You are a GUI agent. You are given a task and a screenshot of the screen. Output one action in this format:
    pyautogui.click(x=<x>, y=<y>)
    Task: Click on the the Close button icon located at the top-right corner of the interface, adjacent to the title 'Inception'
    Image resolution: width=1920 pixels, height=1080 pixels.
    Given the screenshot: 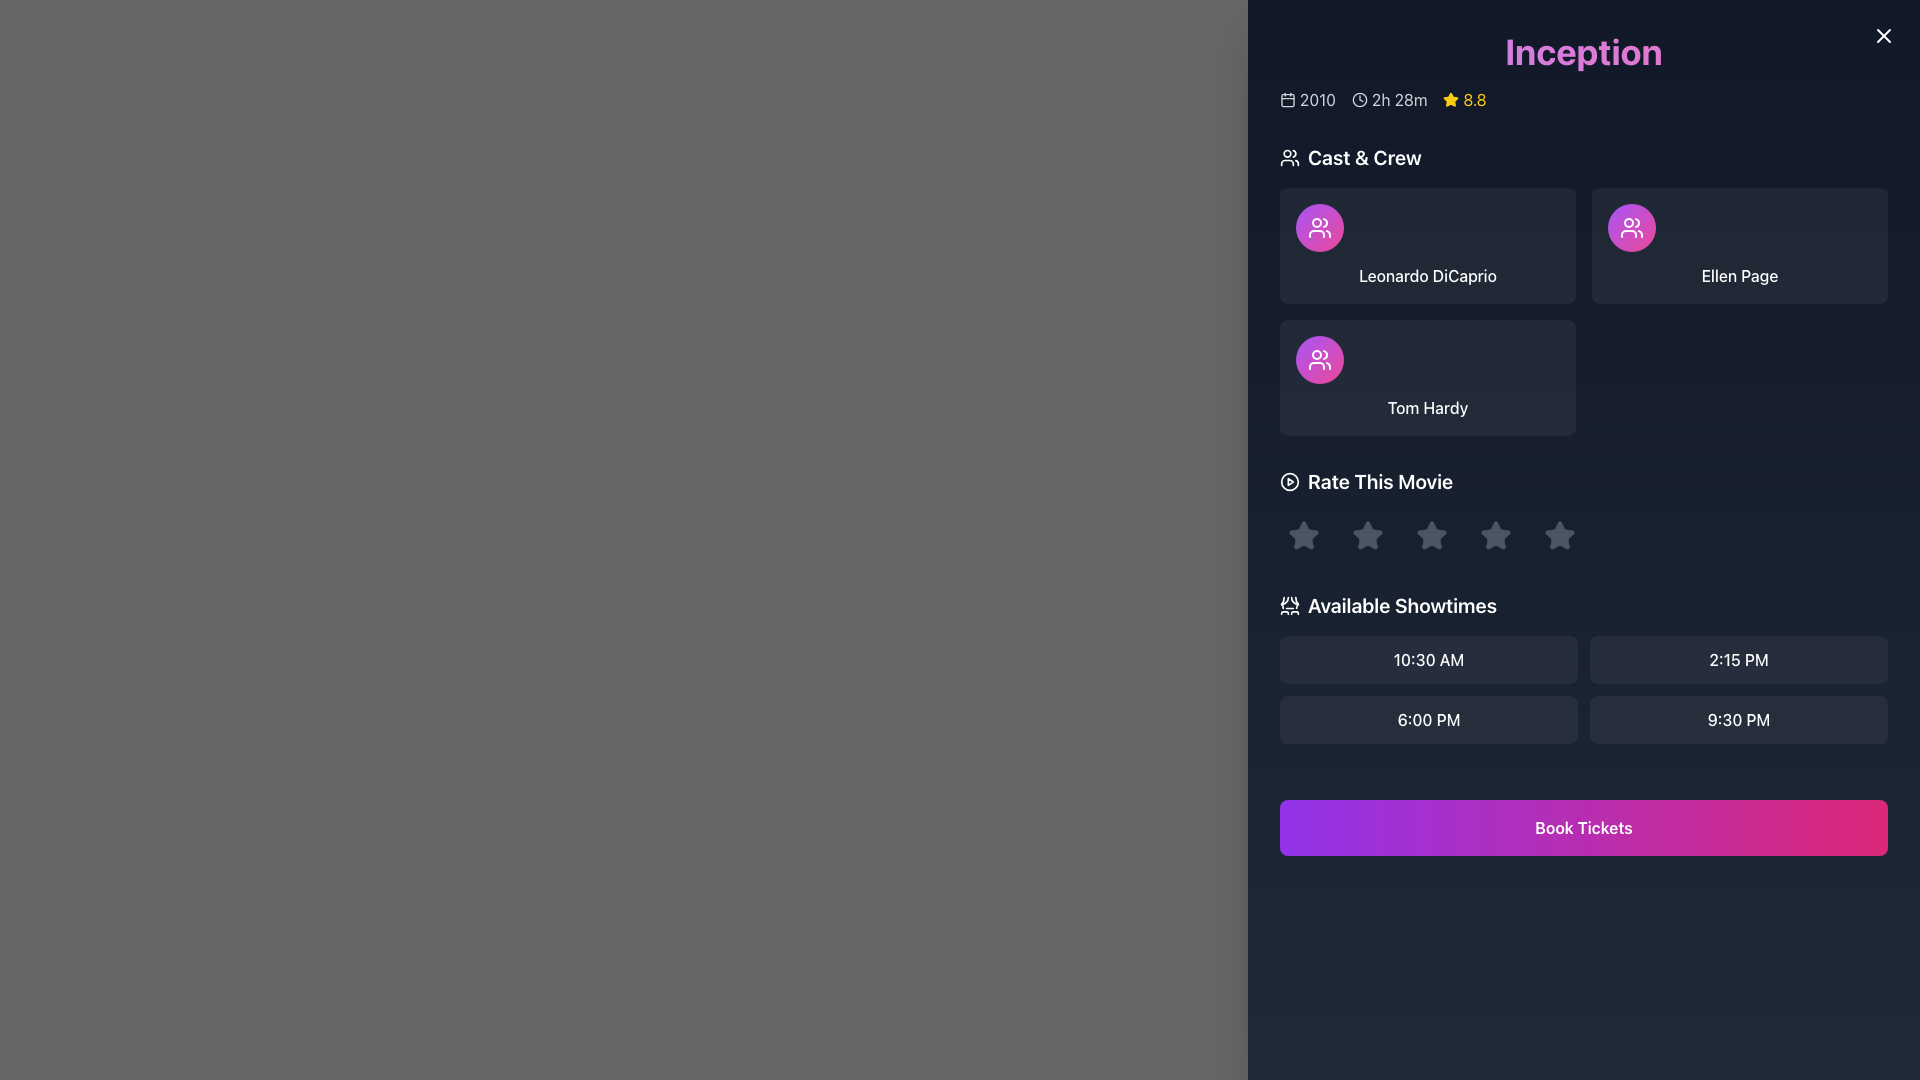 What is the action you would take?
    pyautogui.click(x=1882, y=35)
    